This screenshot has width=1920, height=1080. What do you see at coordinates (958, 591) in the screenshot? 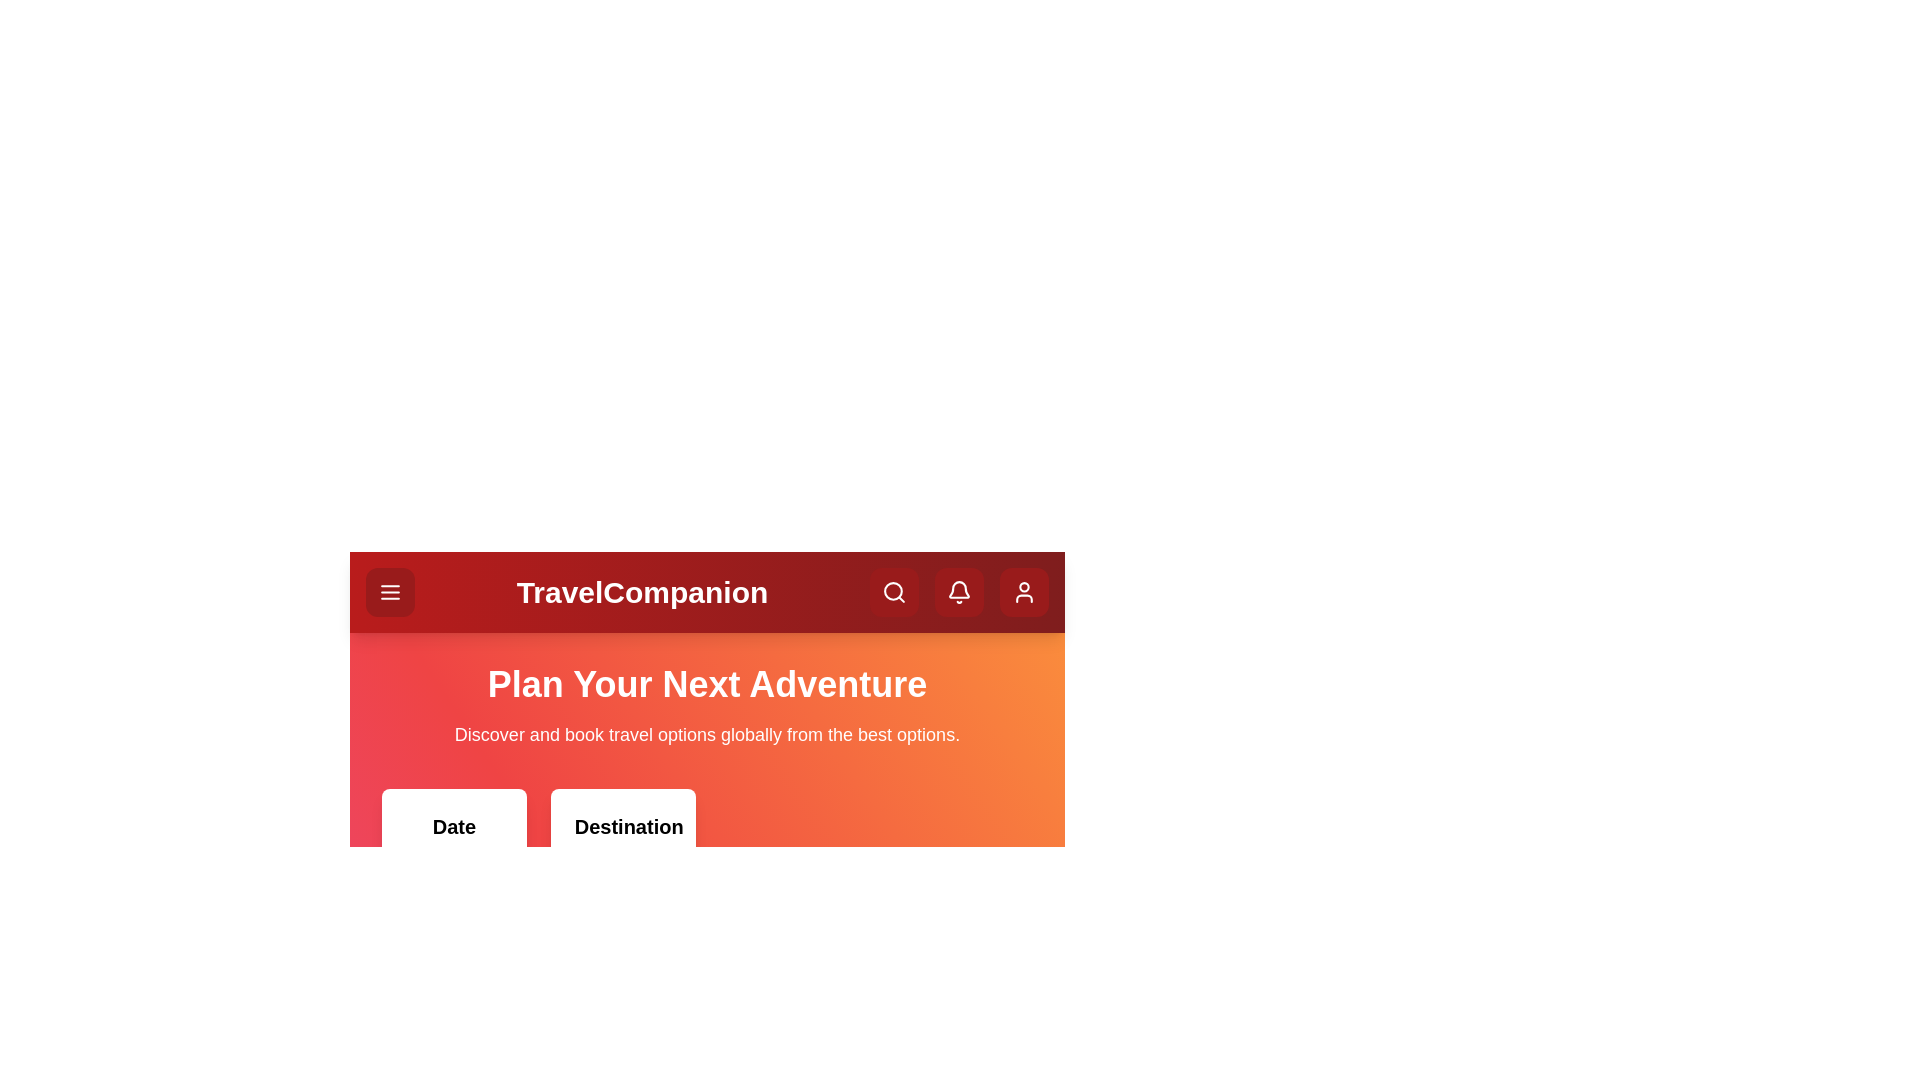
I see `the bell icon to view notifications` at bounding box center [958, 591].